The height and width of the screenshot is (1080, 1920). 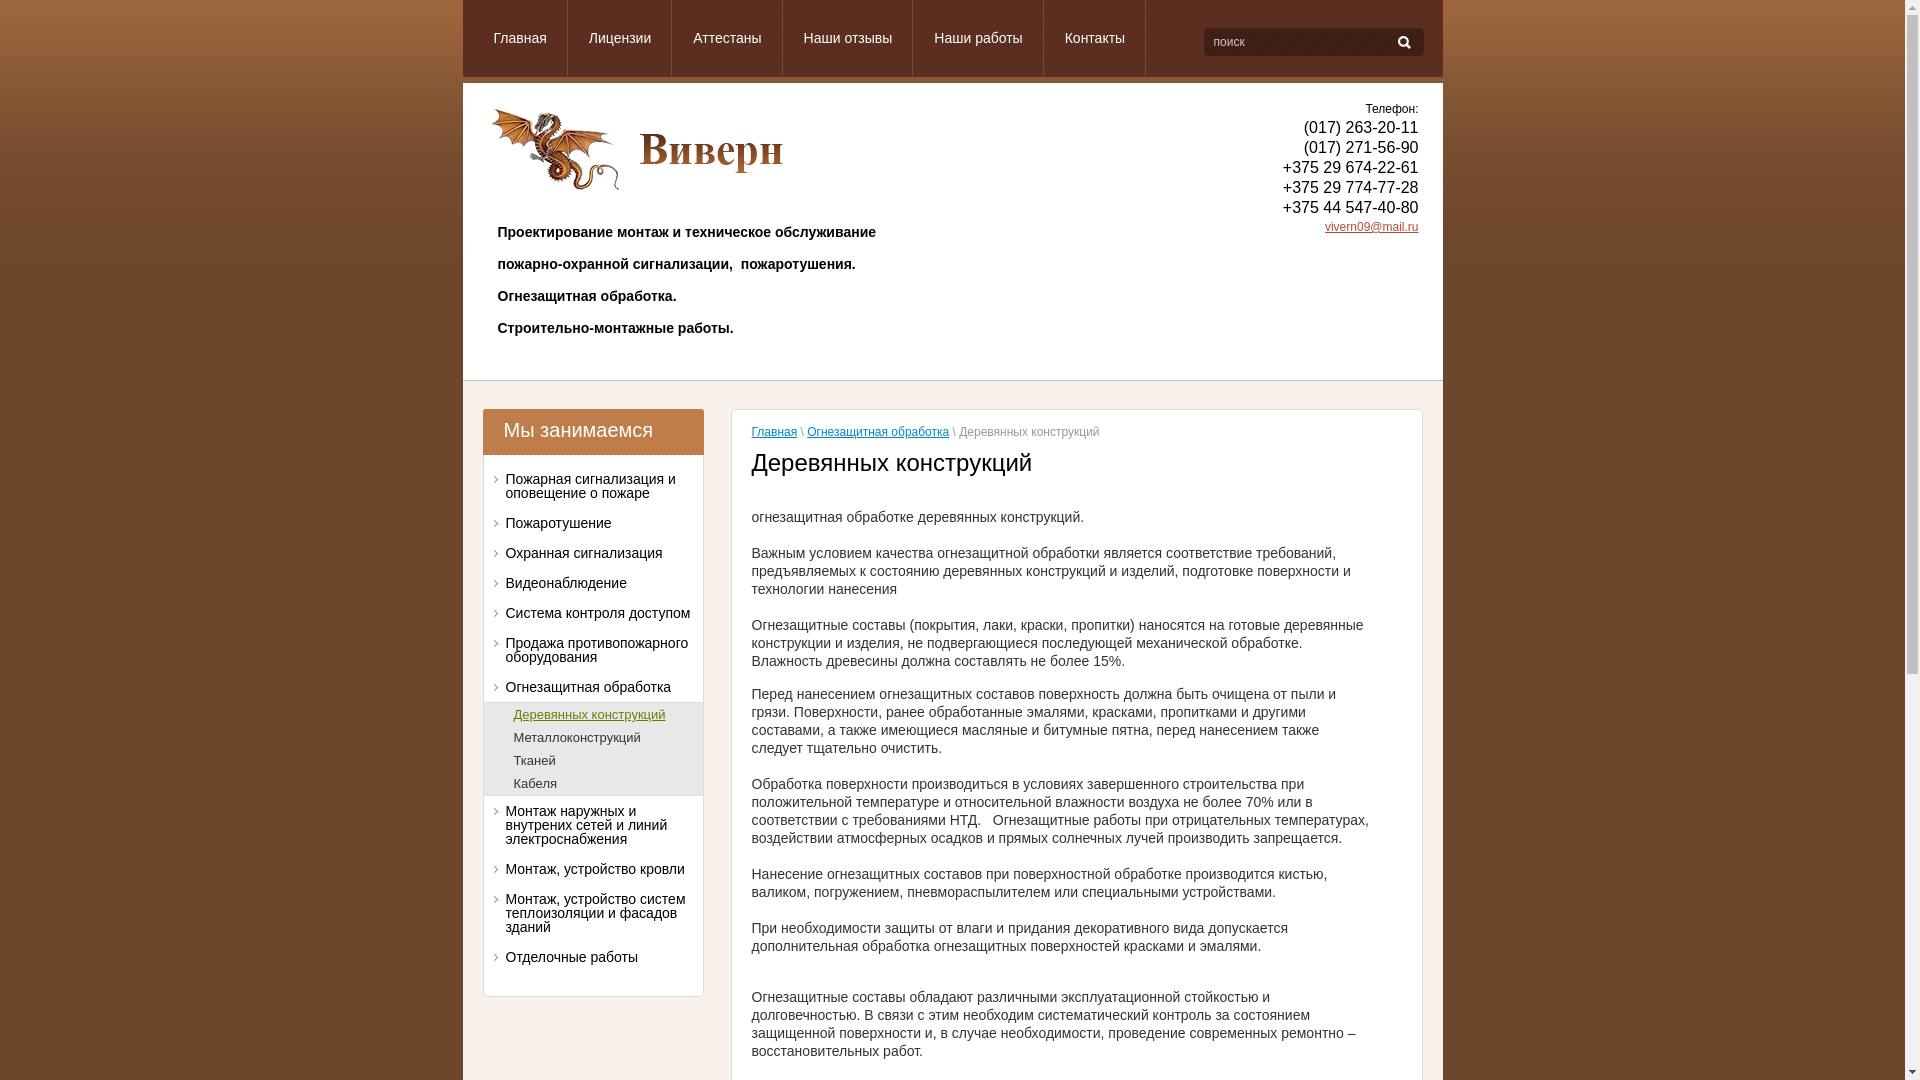 What do you see at coordinates (1371, 226) in the screenshot?
I see `'vivern09@mail.ru'` at bounding box center [1371, 226].